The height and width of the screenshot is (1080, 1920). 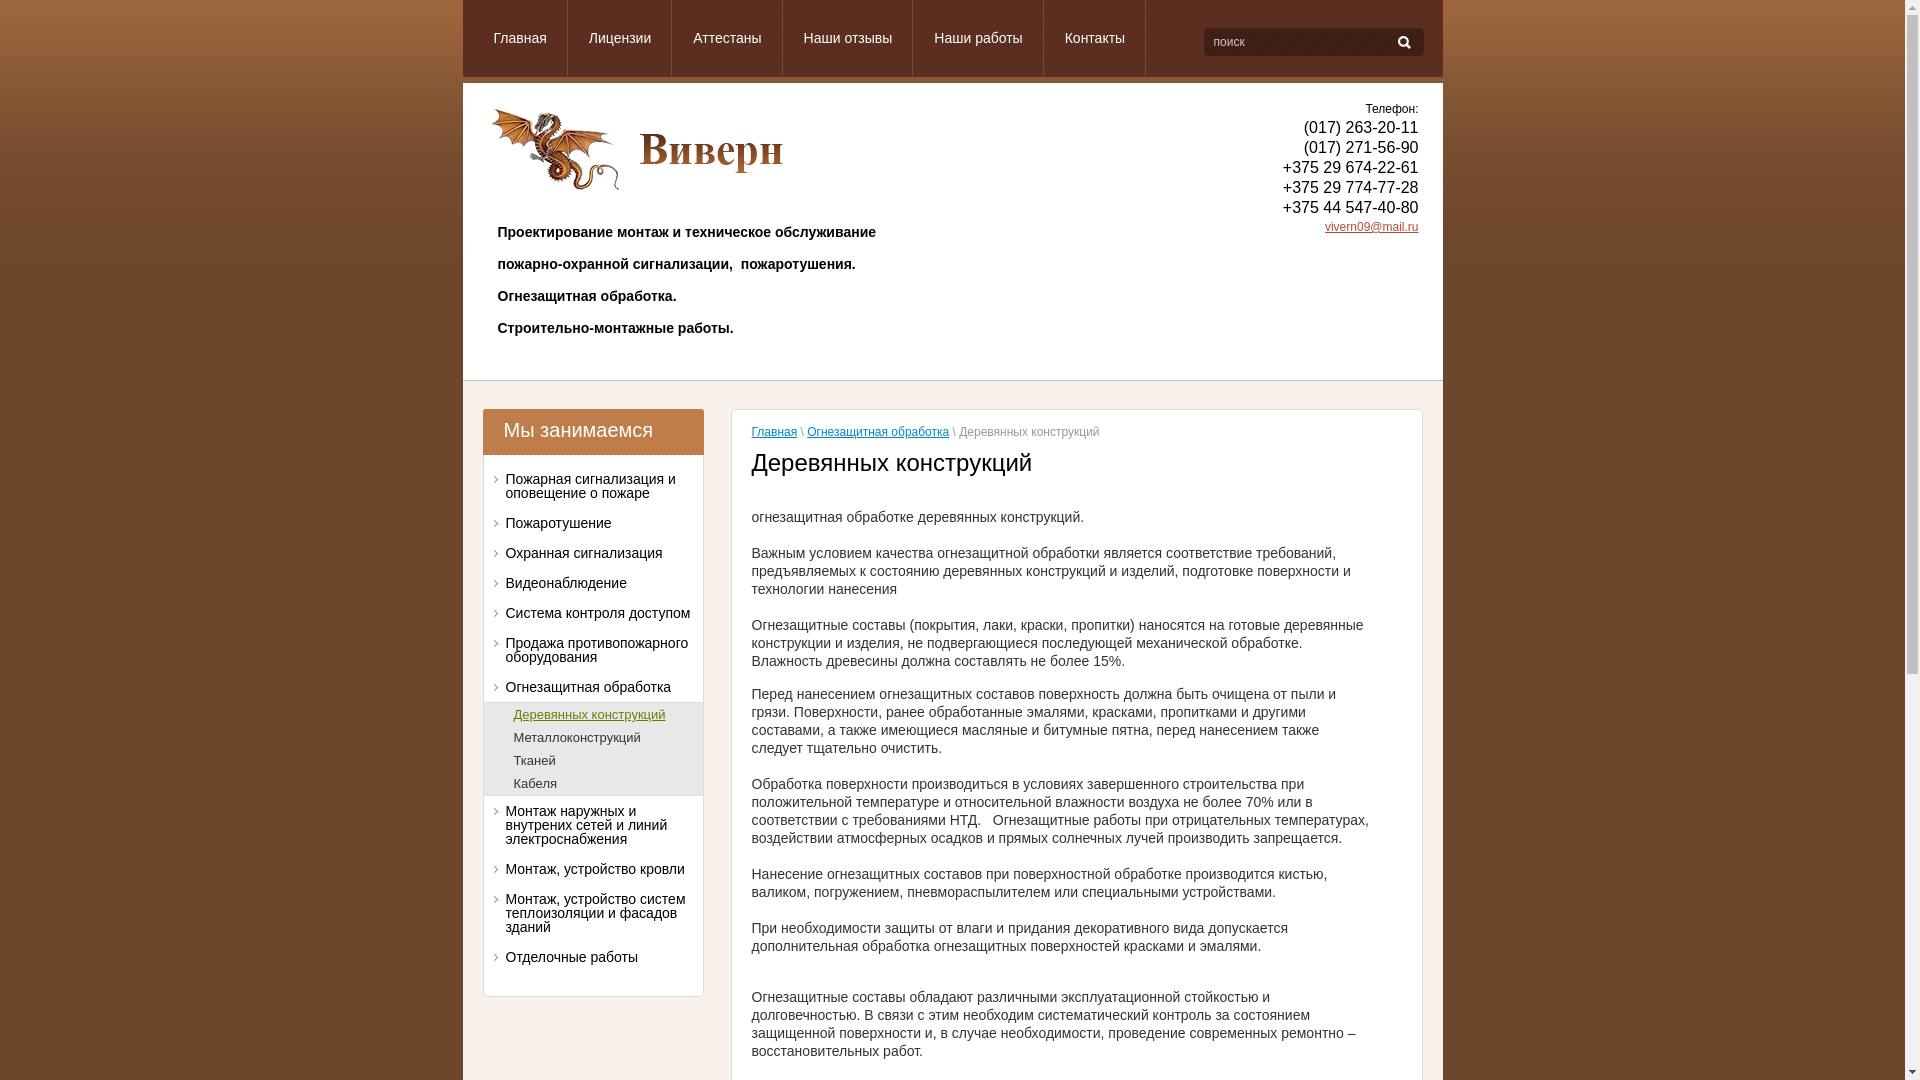 What do you see at coordinates (1371, 226) in the screenshot?
I see `'vivern09@mail.ru'` at bounding box center [1371, 226].